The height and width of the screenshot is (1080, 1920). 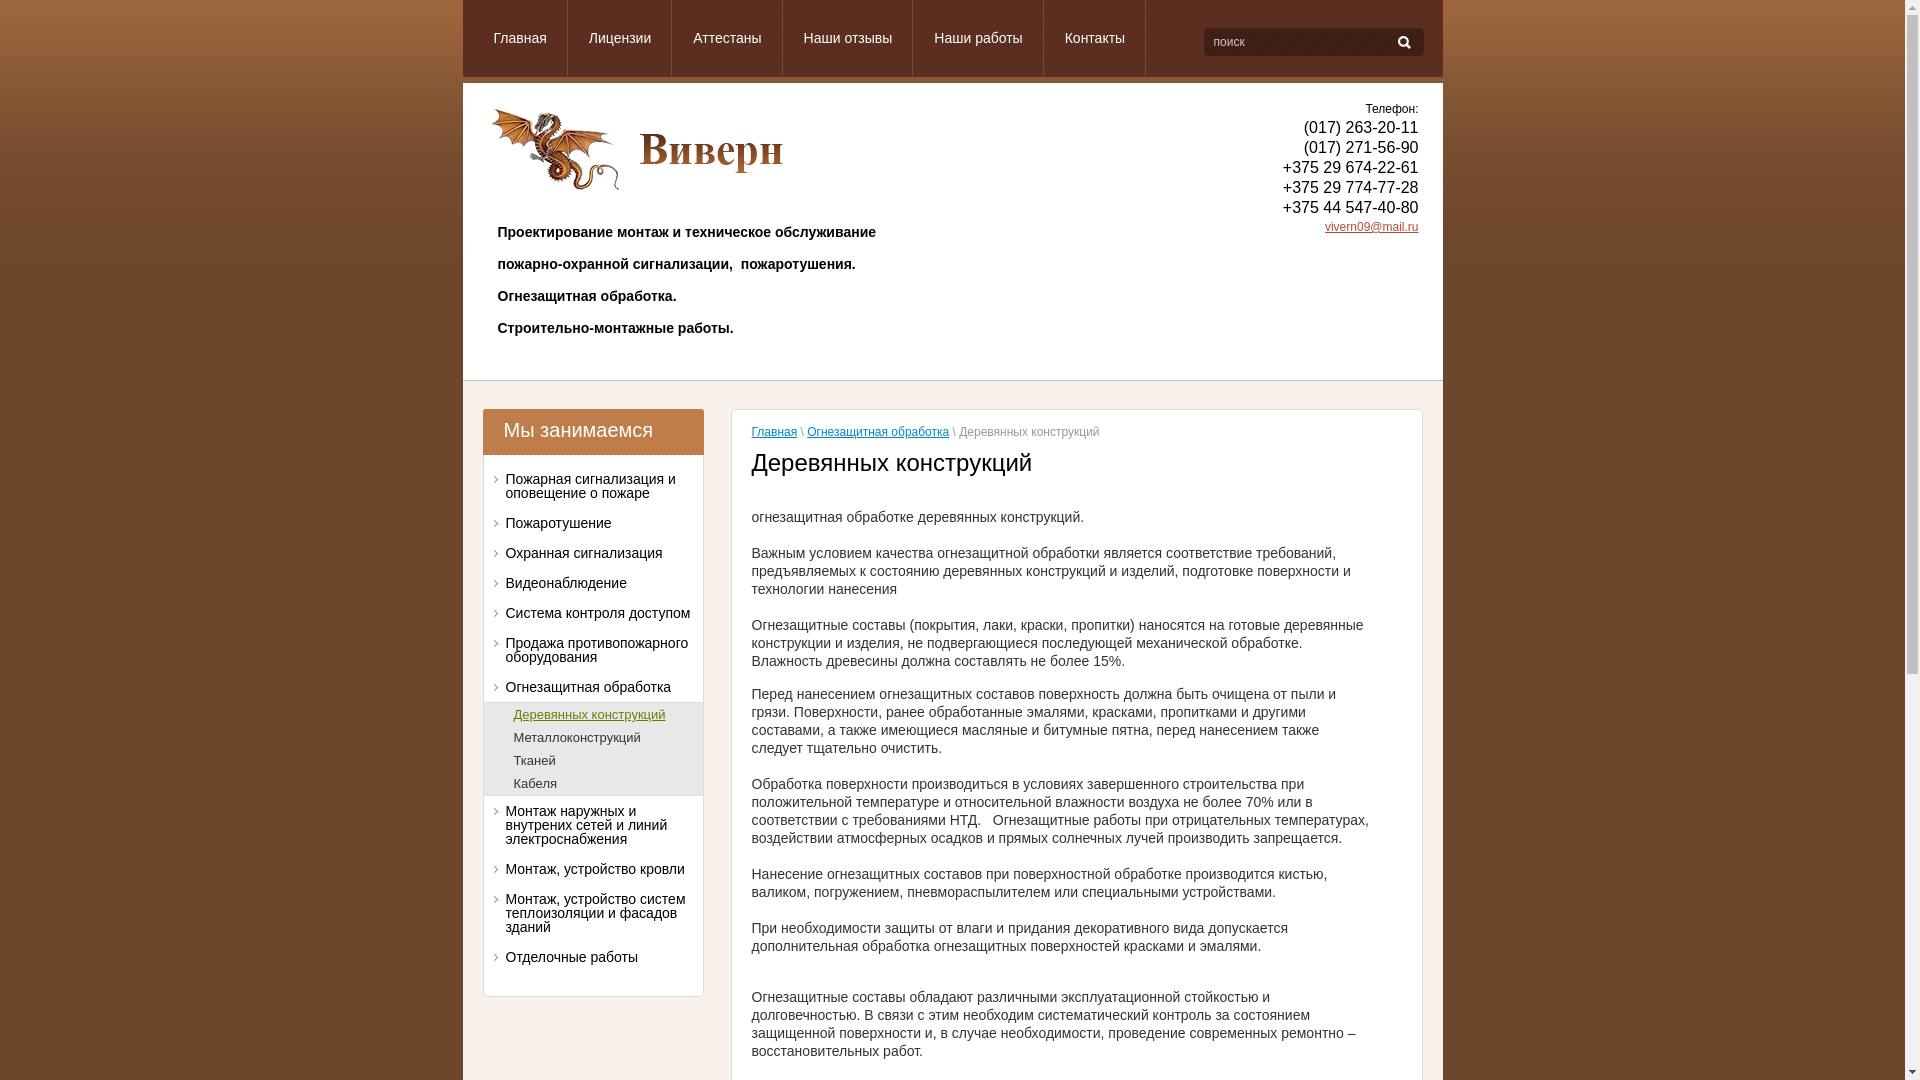 What do you see at coordinates (1371, 226) in the screenshot?
I see `'vivern09@mail.ru'` at bounding box center [1371, 226].